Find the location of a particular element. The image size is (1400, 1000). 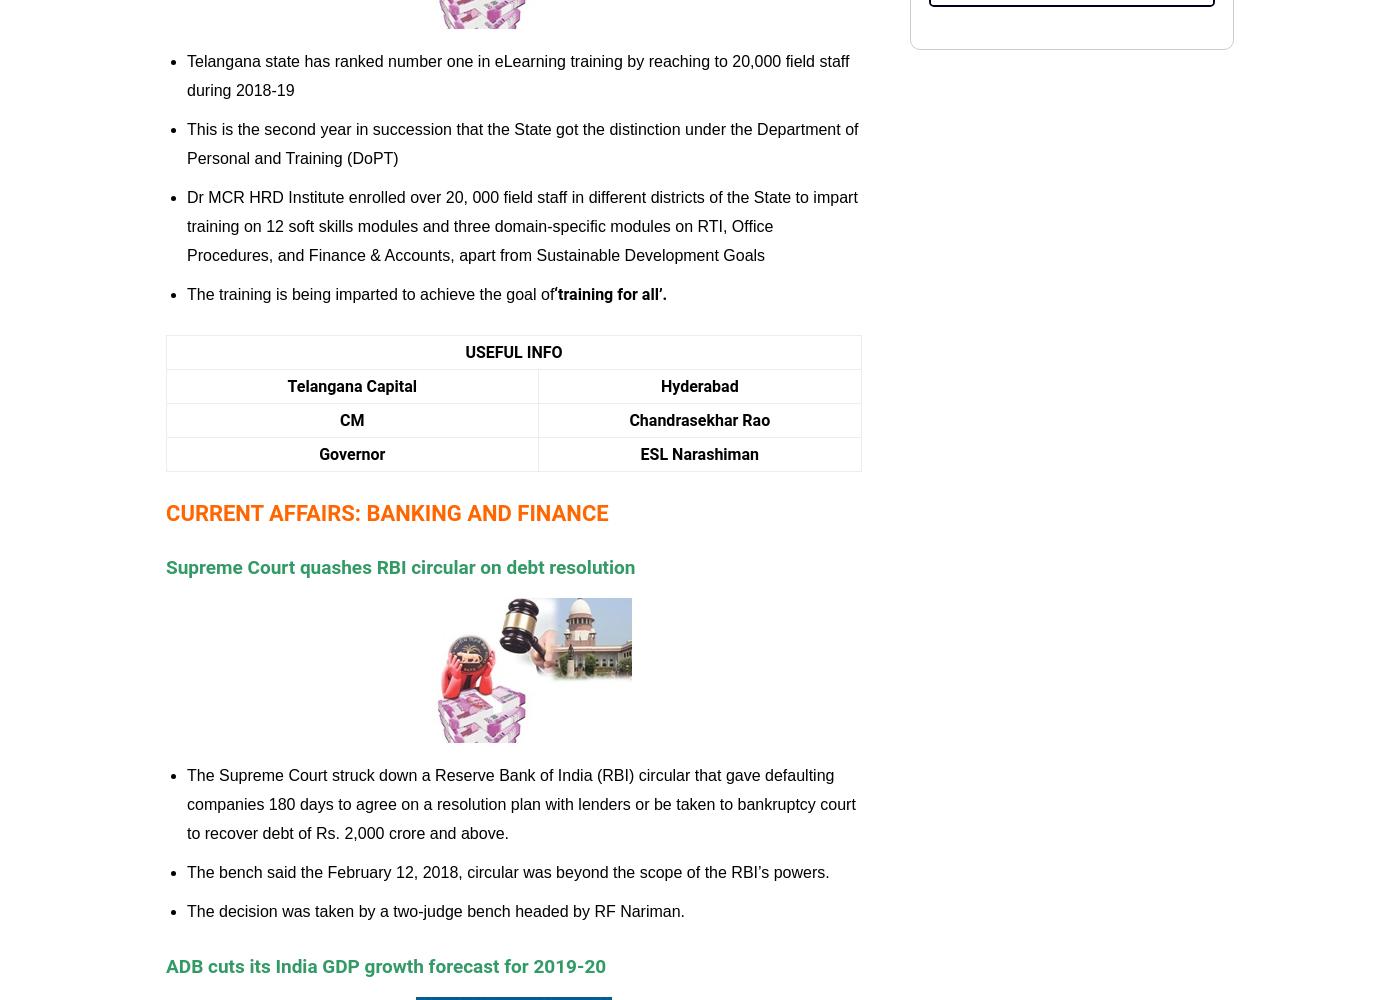

'9003786960 – (Whatsapp)' is located at coordinates (1098, 208).